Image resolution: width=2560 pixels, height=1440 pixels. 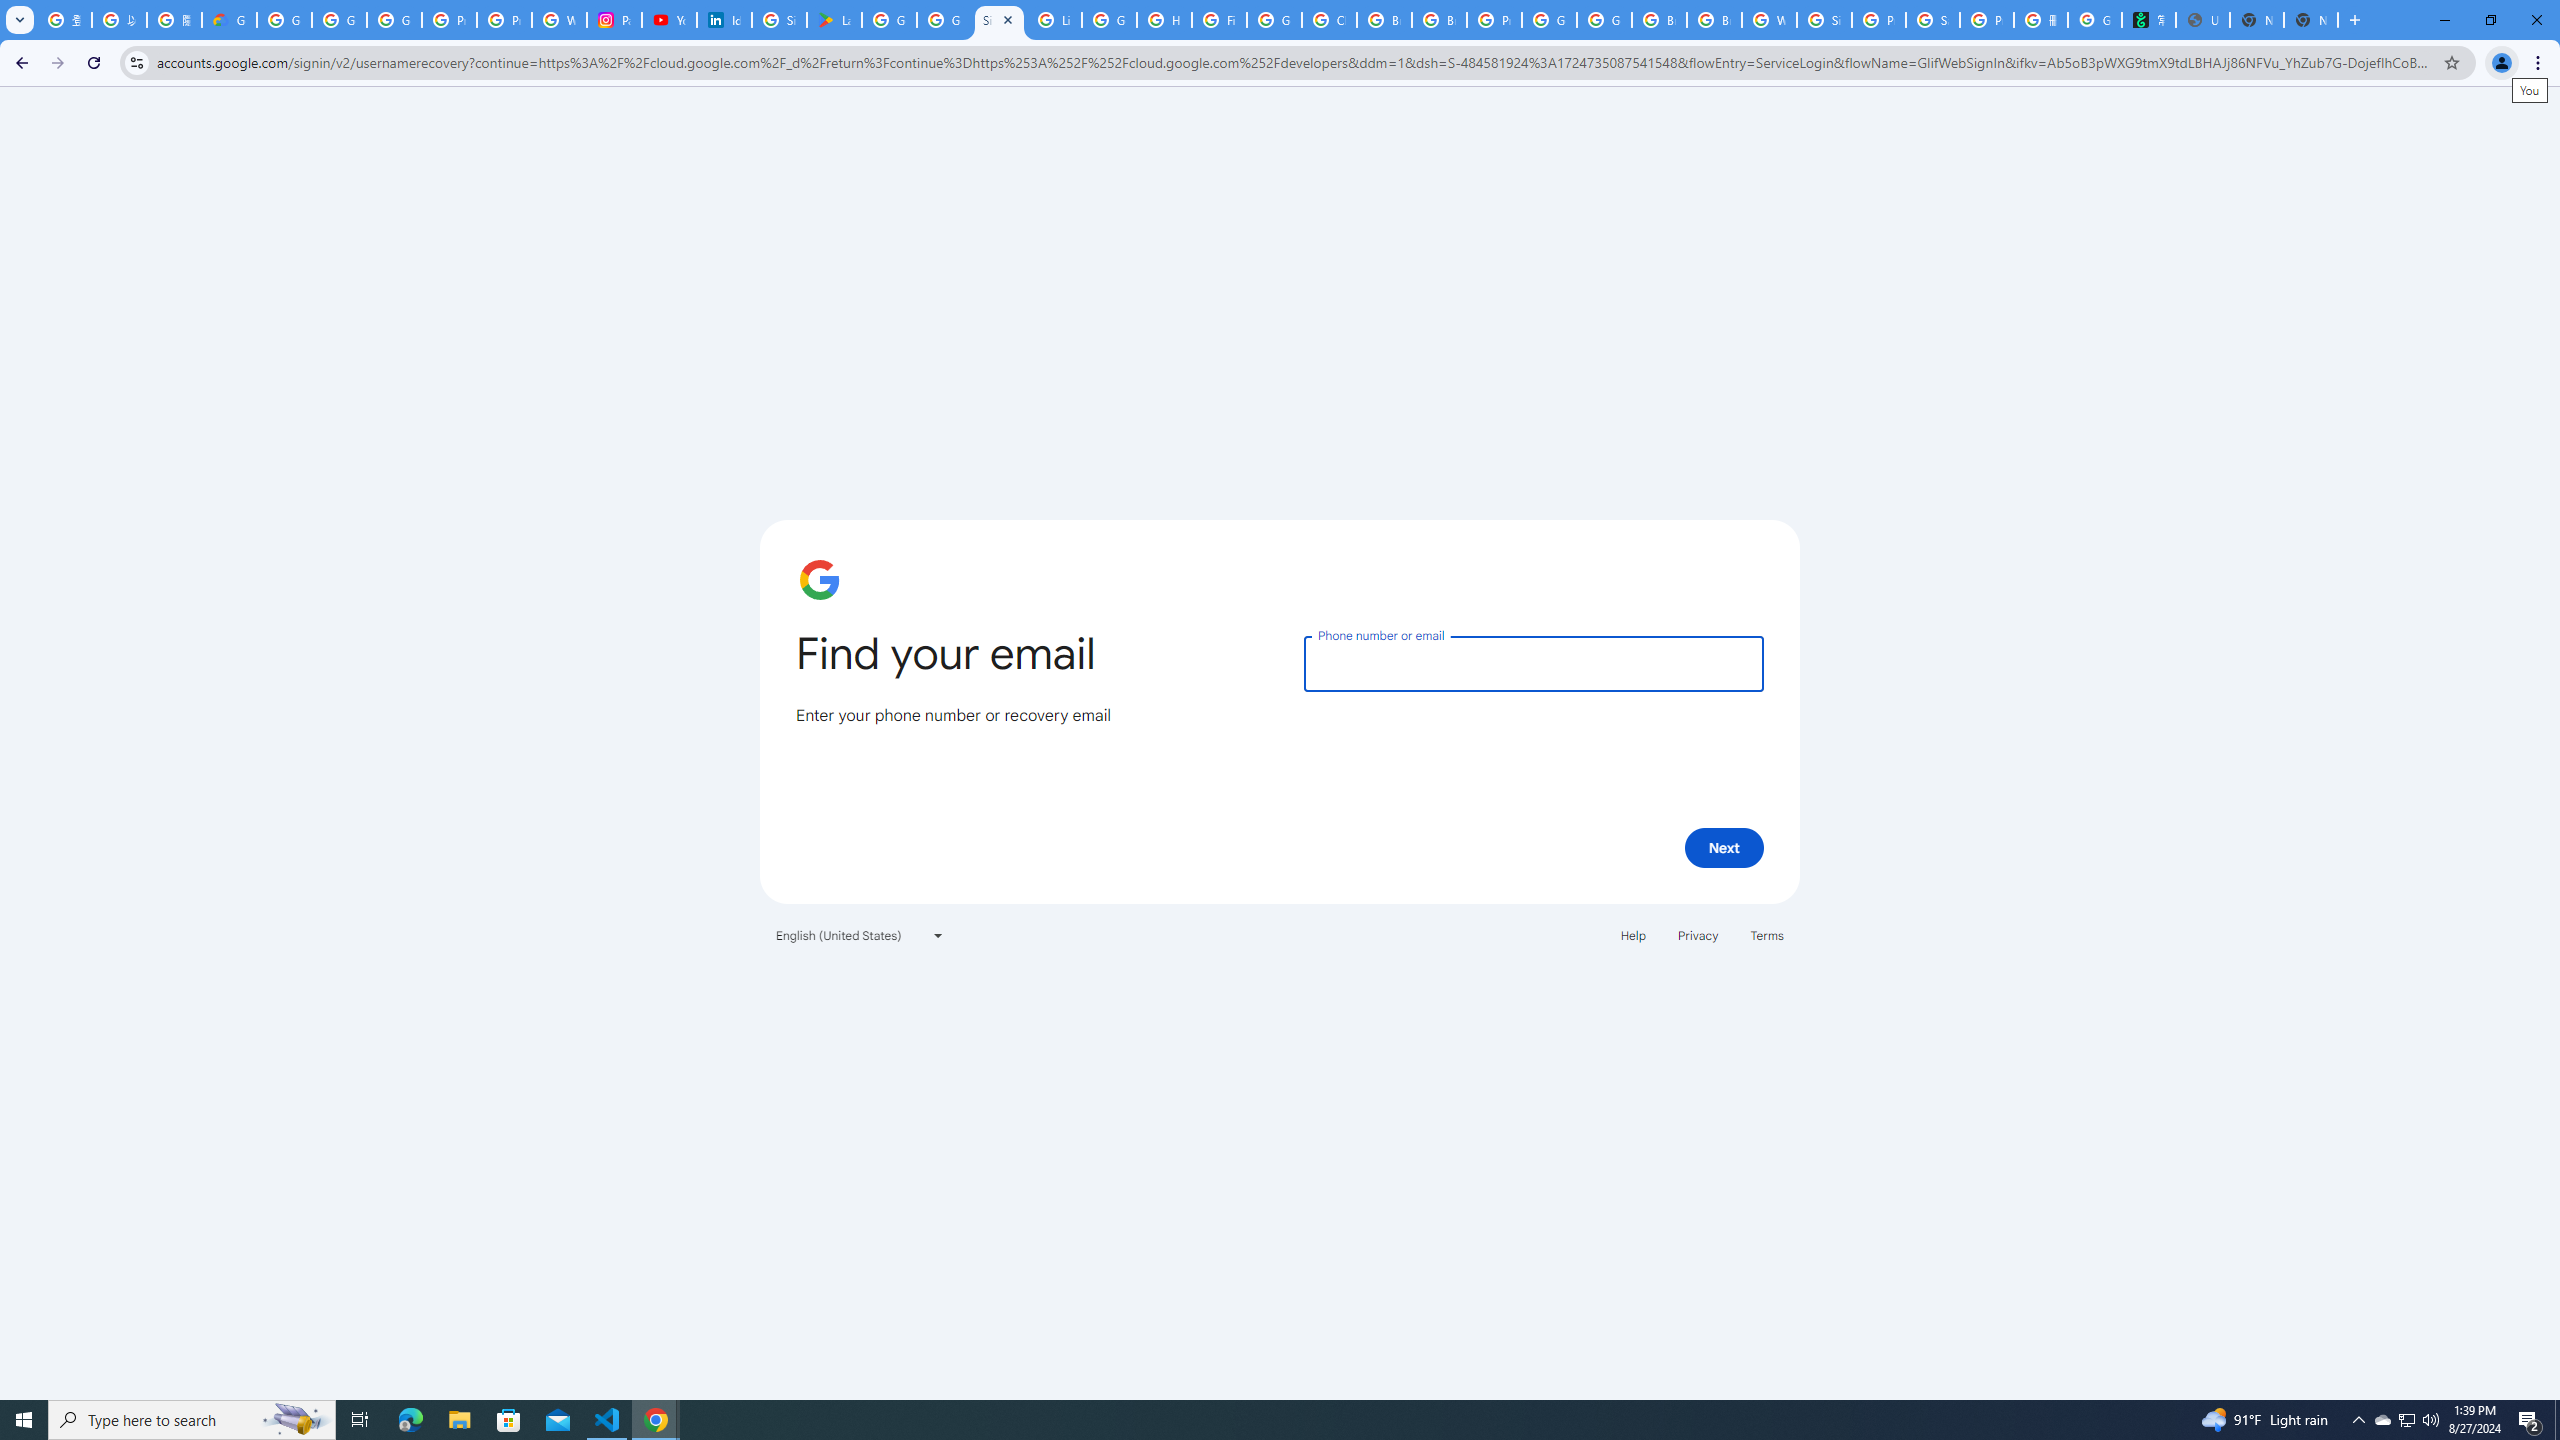 I want to click on 'Phone number or email', so click(x=1532, y=662).